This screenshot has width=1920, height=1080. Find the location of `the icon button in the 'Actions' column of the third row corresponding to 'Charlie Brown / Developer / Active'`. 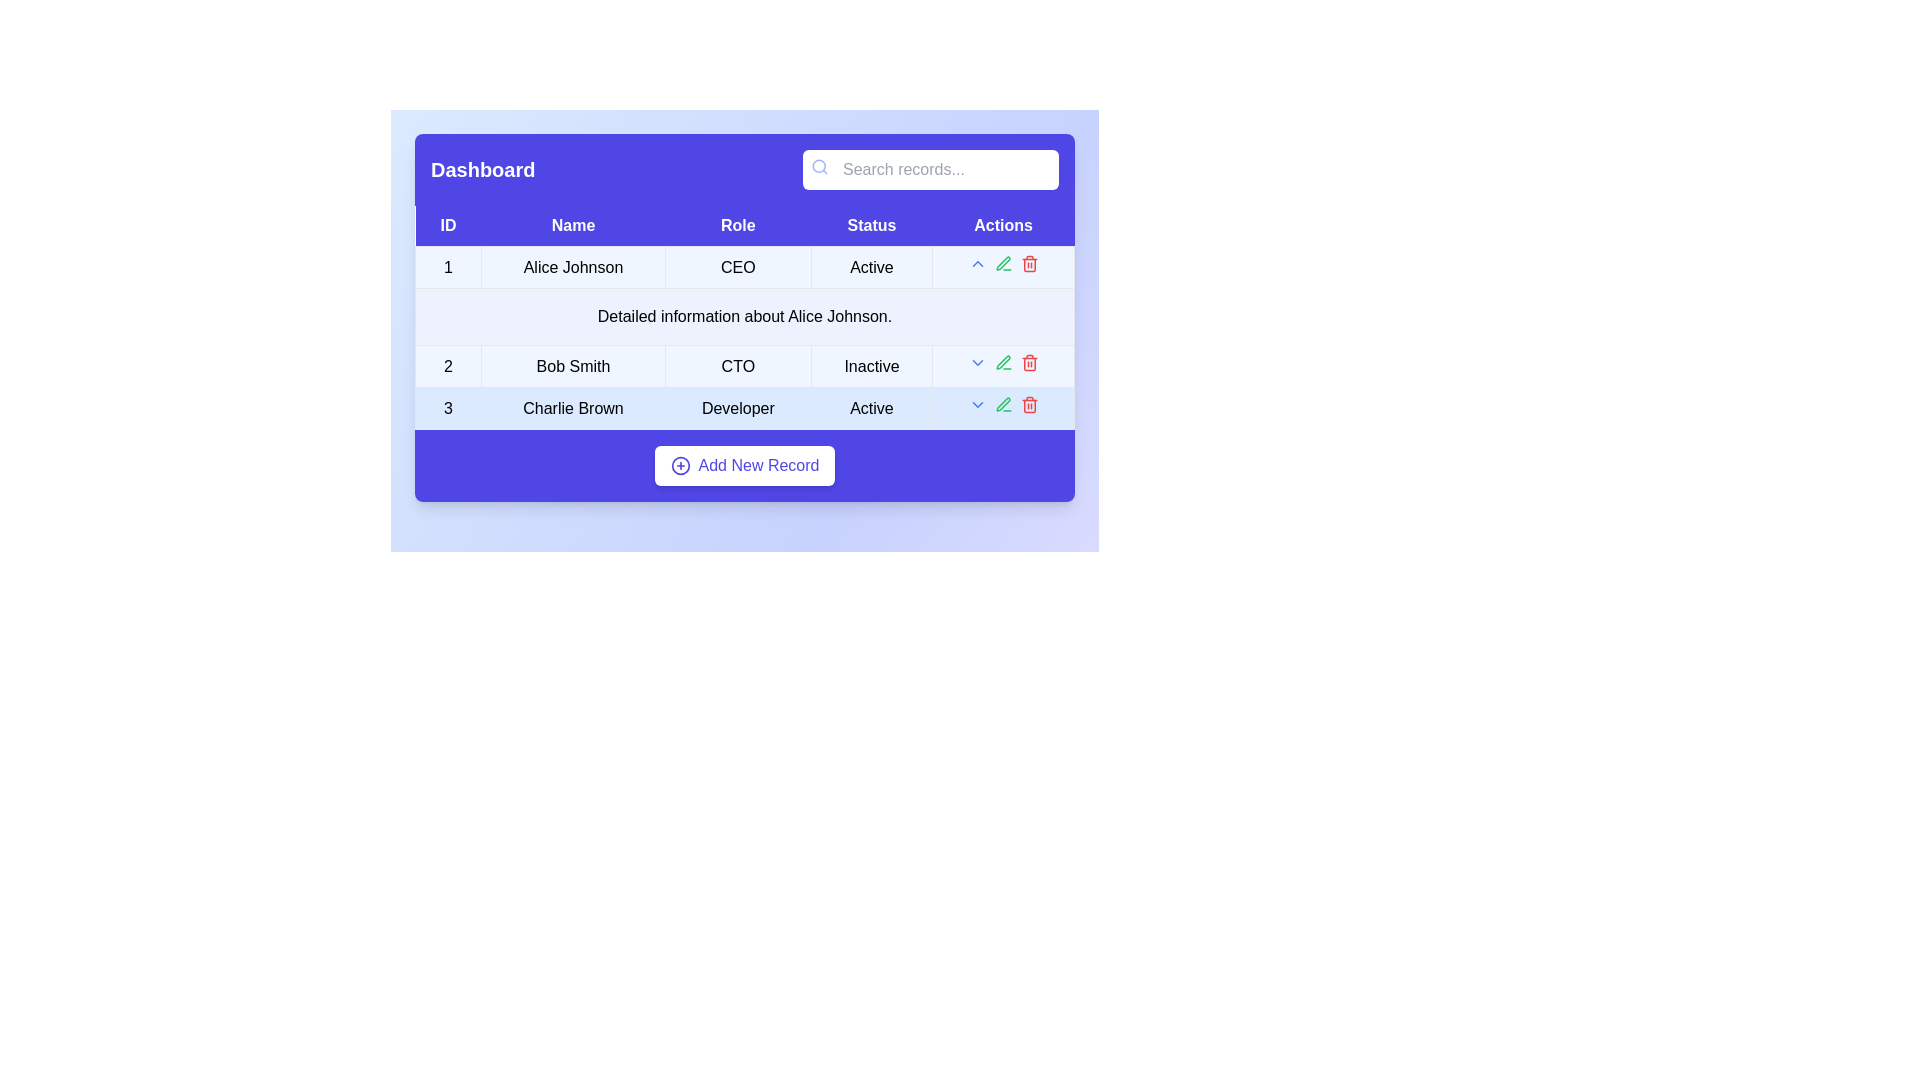

the icon button in the 'Actions' column of the third row corresponding to 'Charlie Brown / Developer / Active' is located at coordinates (1029, 405).